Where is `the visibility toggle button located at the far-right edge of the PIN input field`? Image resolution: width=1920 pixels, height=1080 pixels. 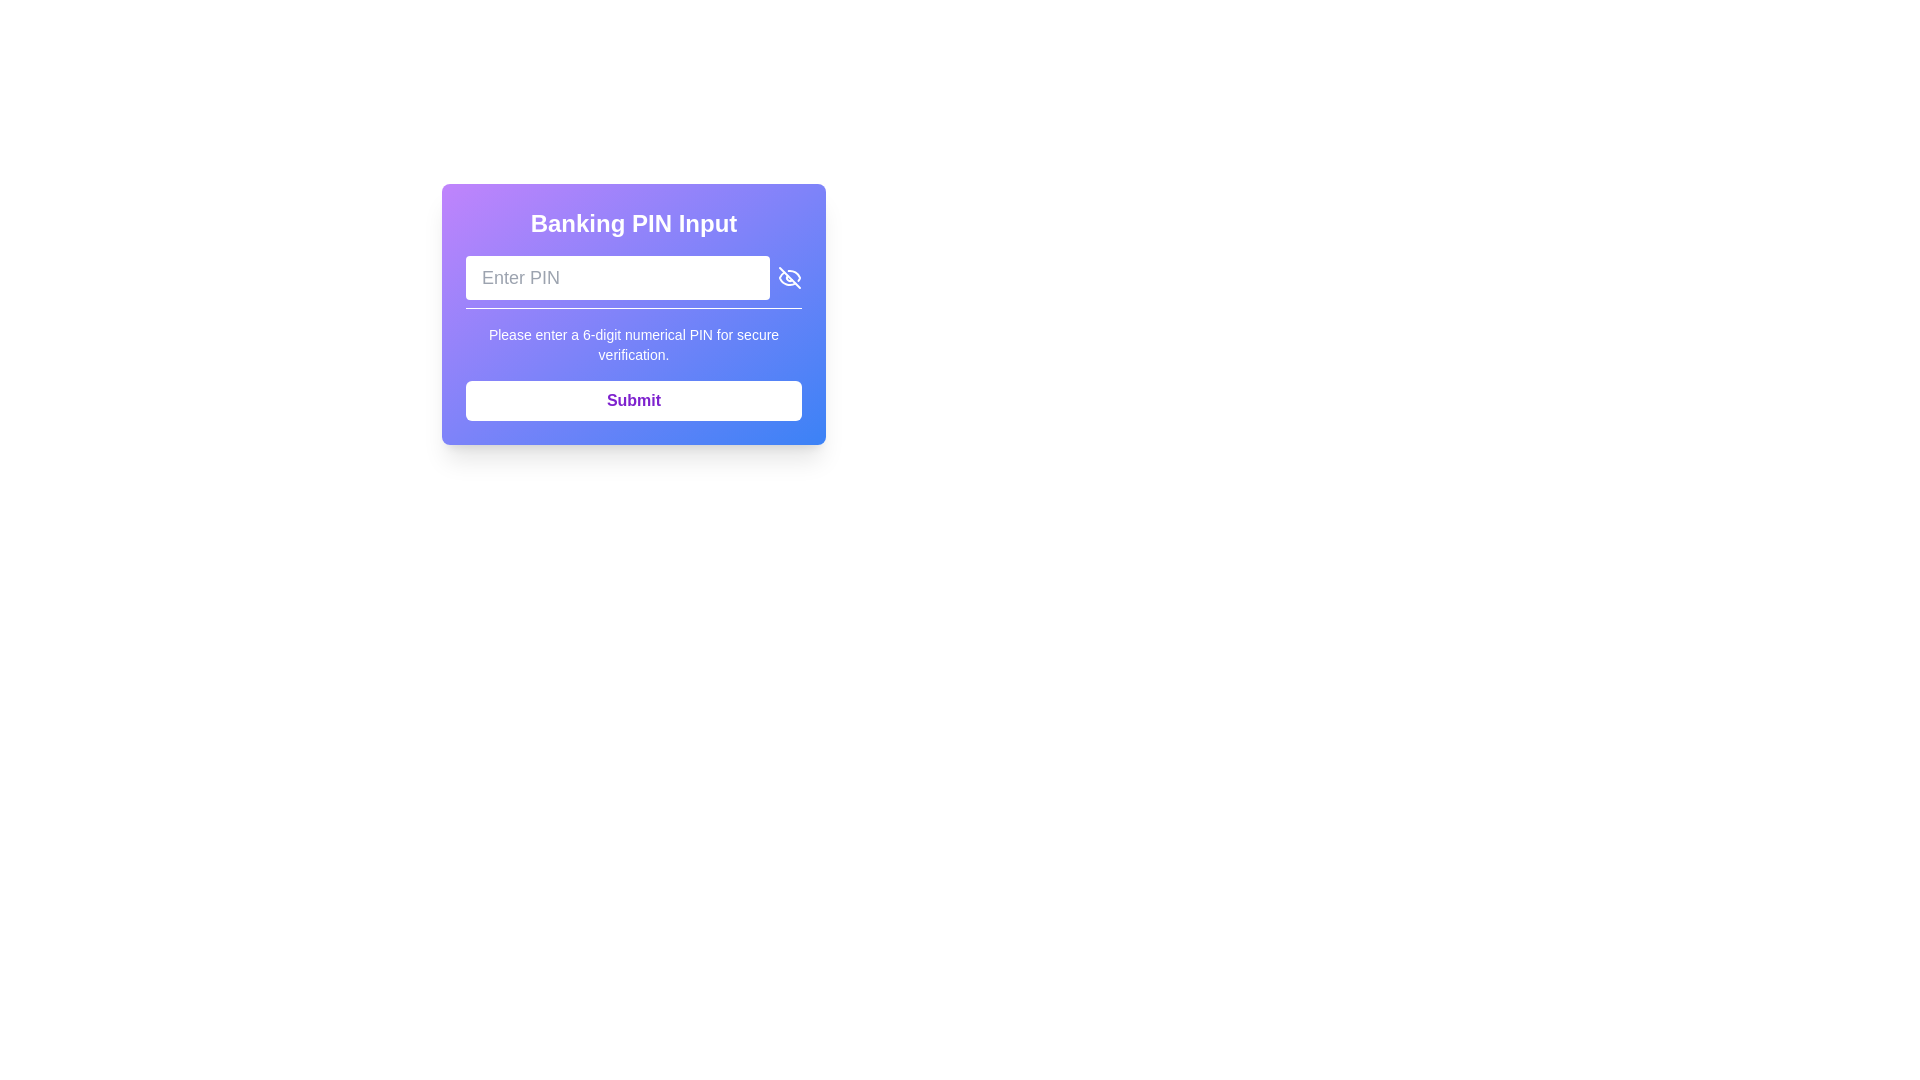 the visibility toggle button located at the far-right edge of the PIN input field is located at coordinates (789, 277).